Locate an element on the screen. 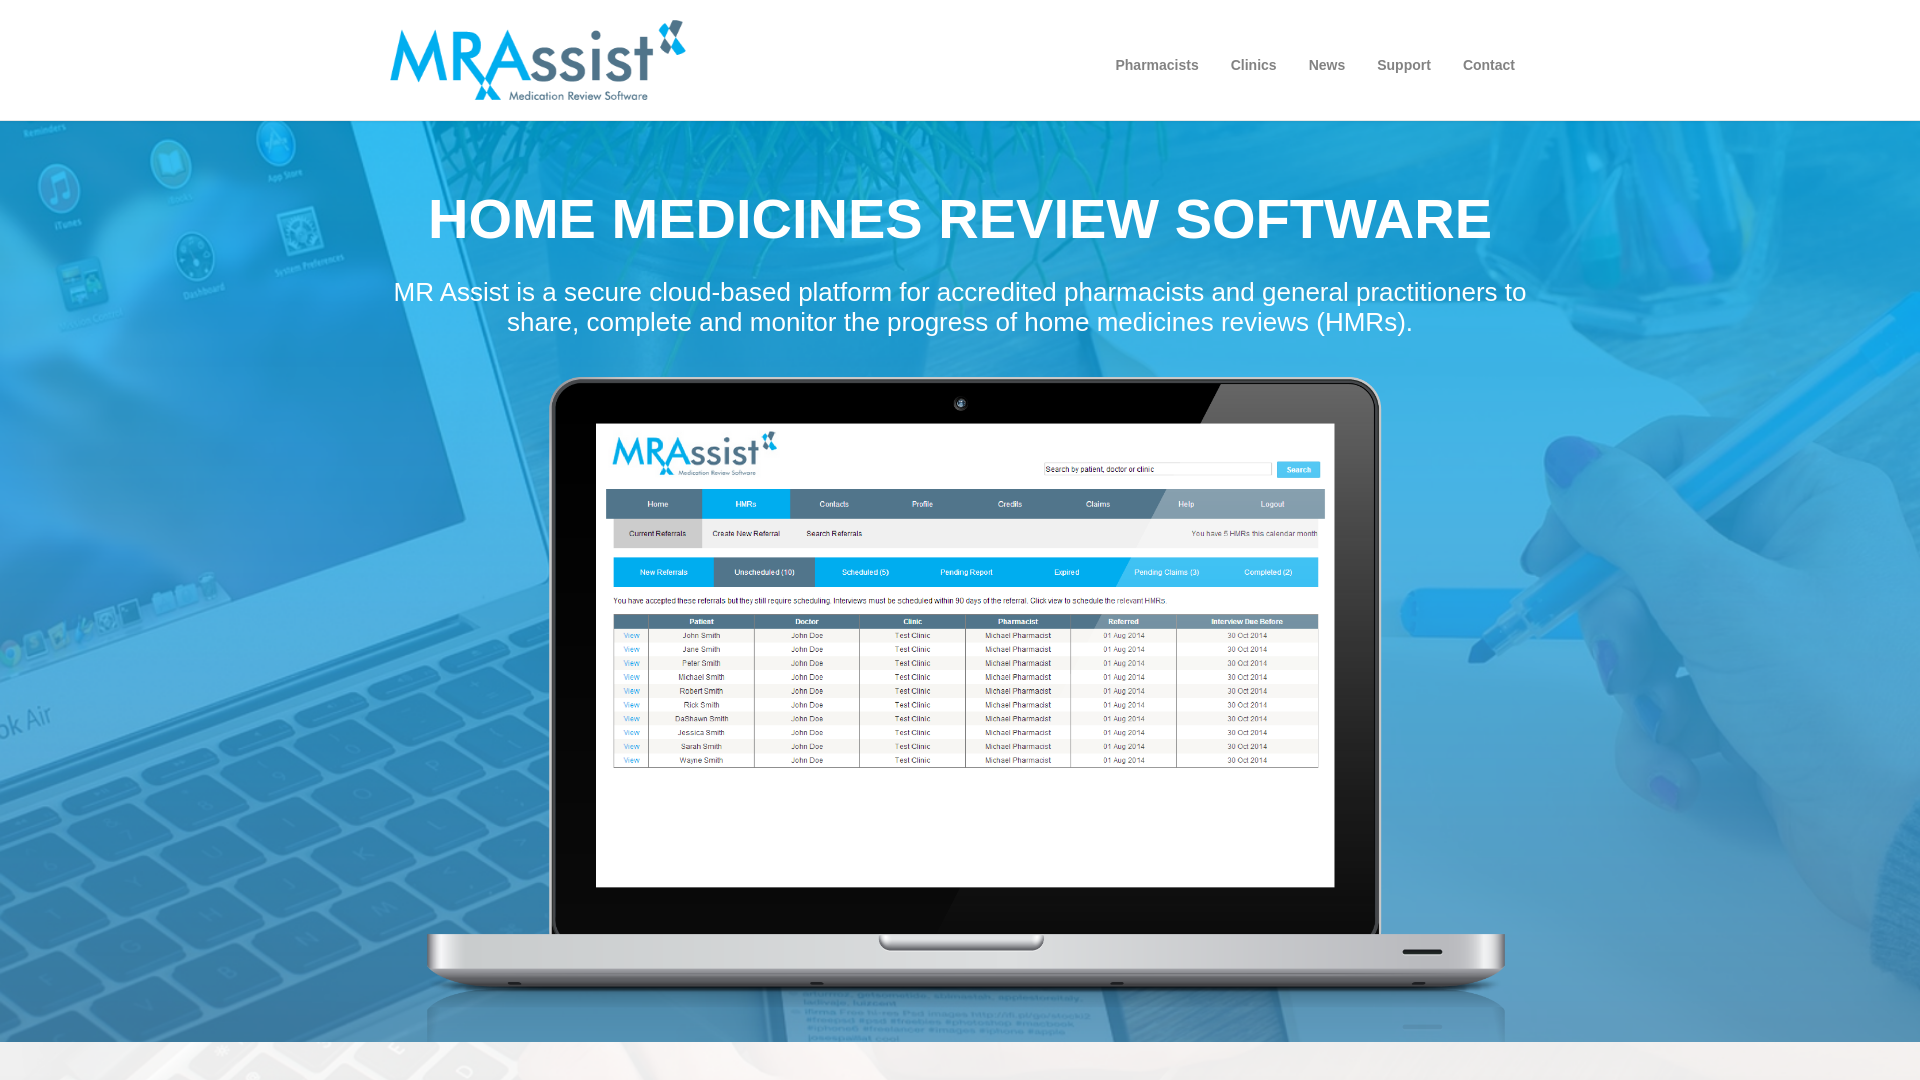  'Support' is located at coordinates (1402, 64).